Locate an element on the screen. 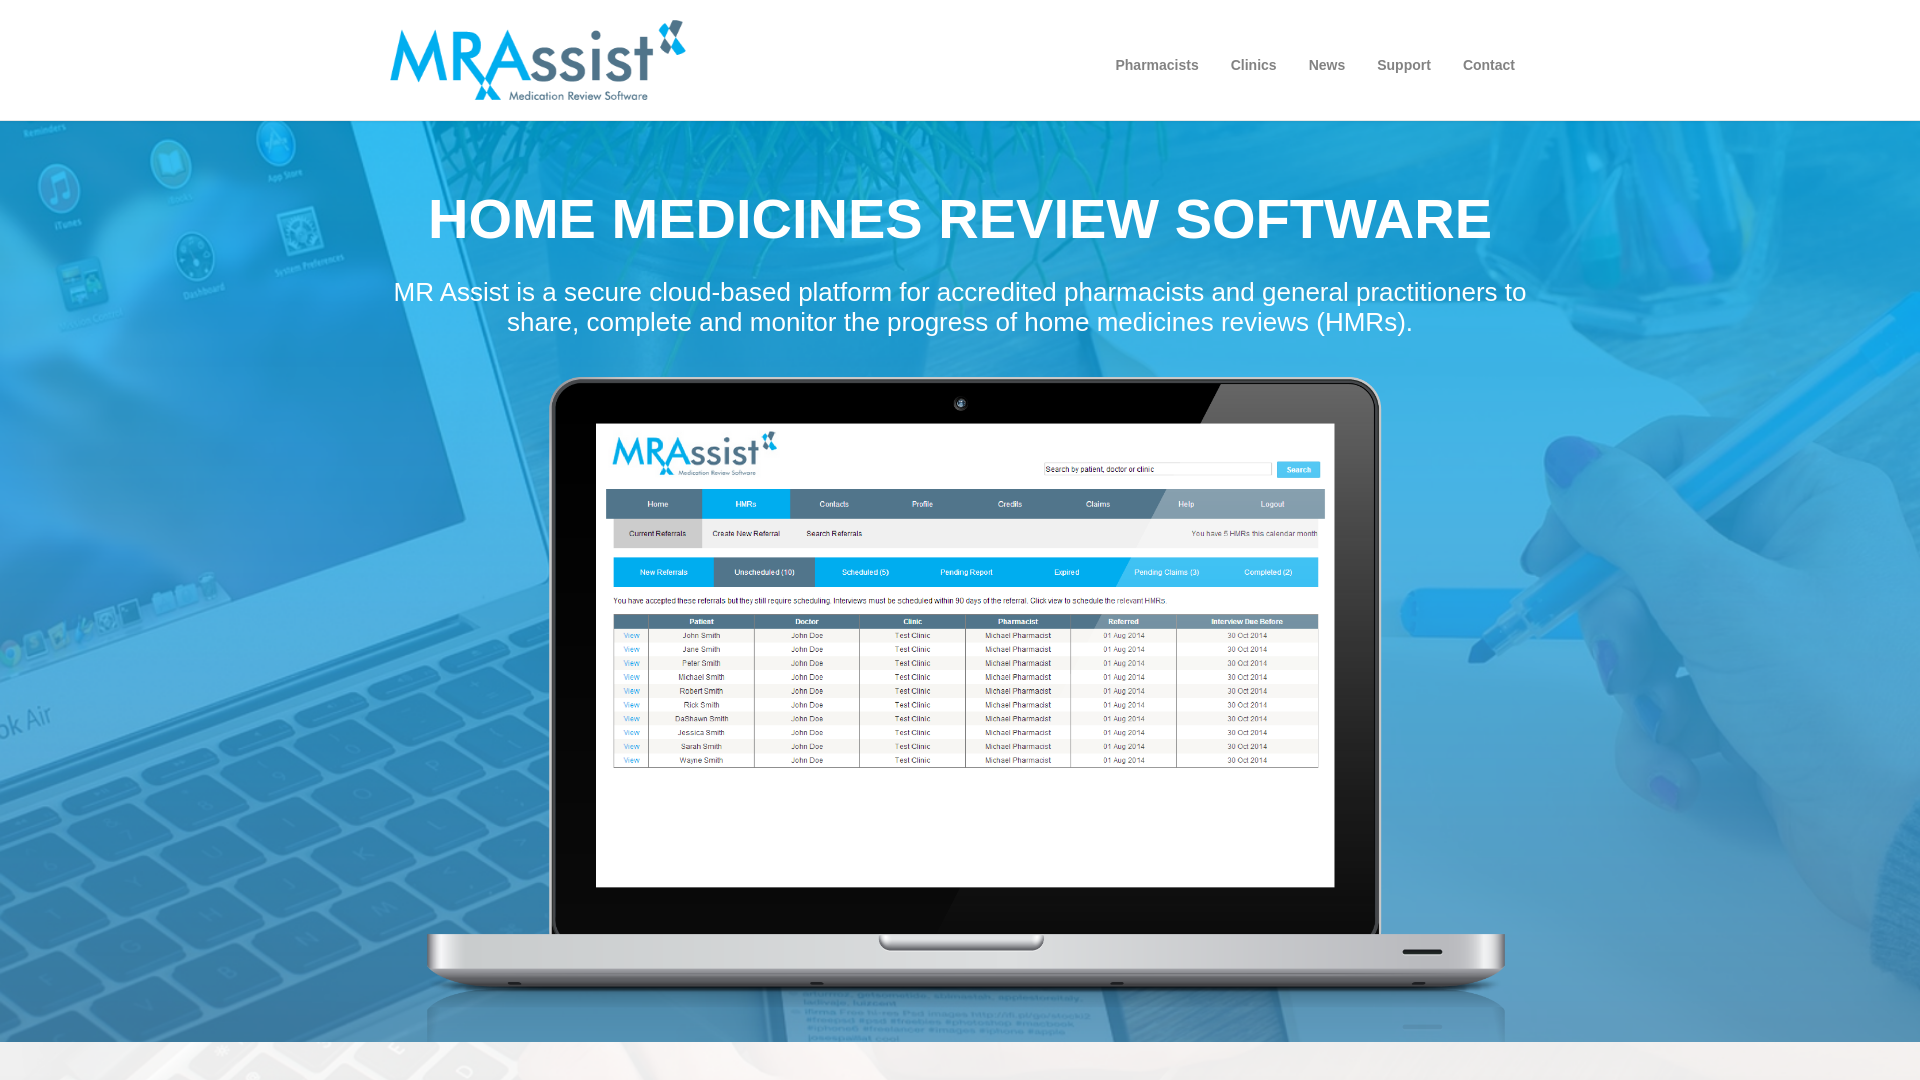  'Support' is located at coordinates (1402, 64).